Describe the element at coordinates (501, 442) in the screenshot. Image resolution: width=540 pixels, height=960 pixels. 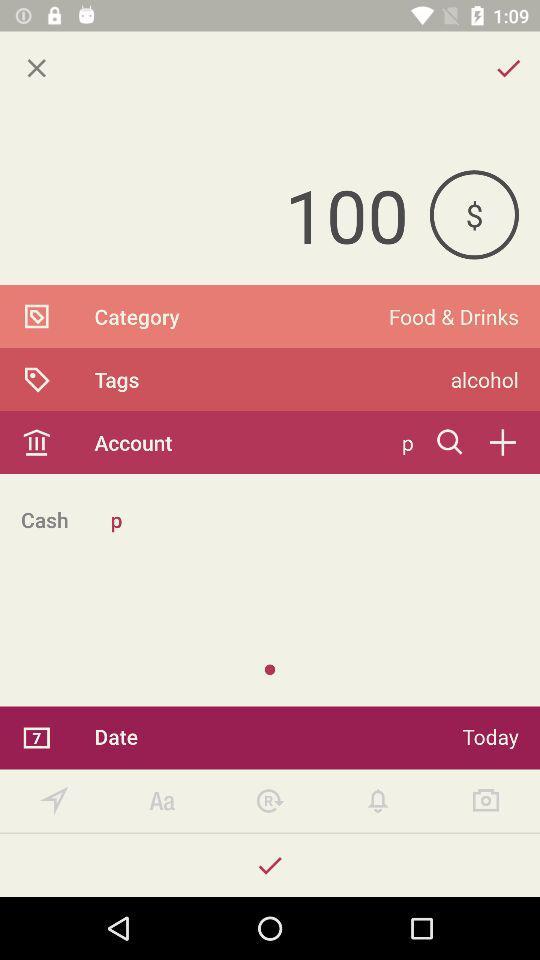
I see `icon below the alcohol item` at that location.